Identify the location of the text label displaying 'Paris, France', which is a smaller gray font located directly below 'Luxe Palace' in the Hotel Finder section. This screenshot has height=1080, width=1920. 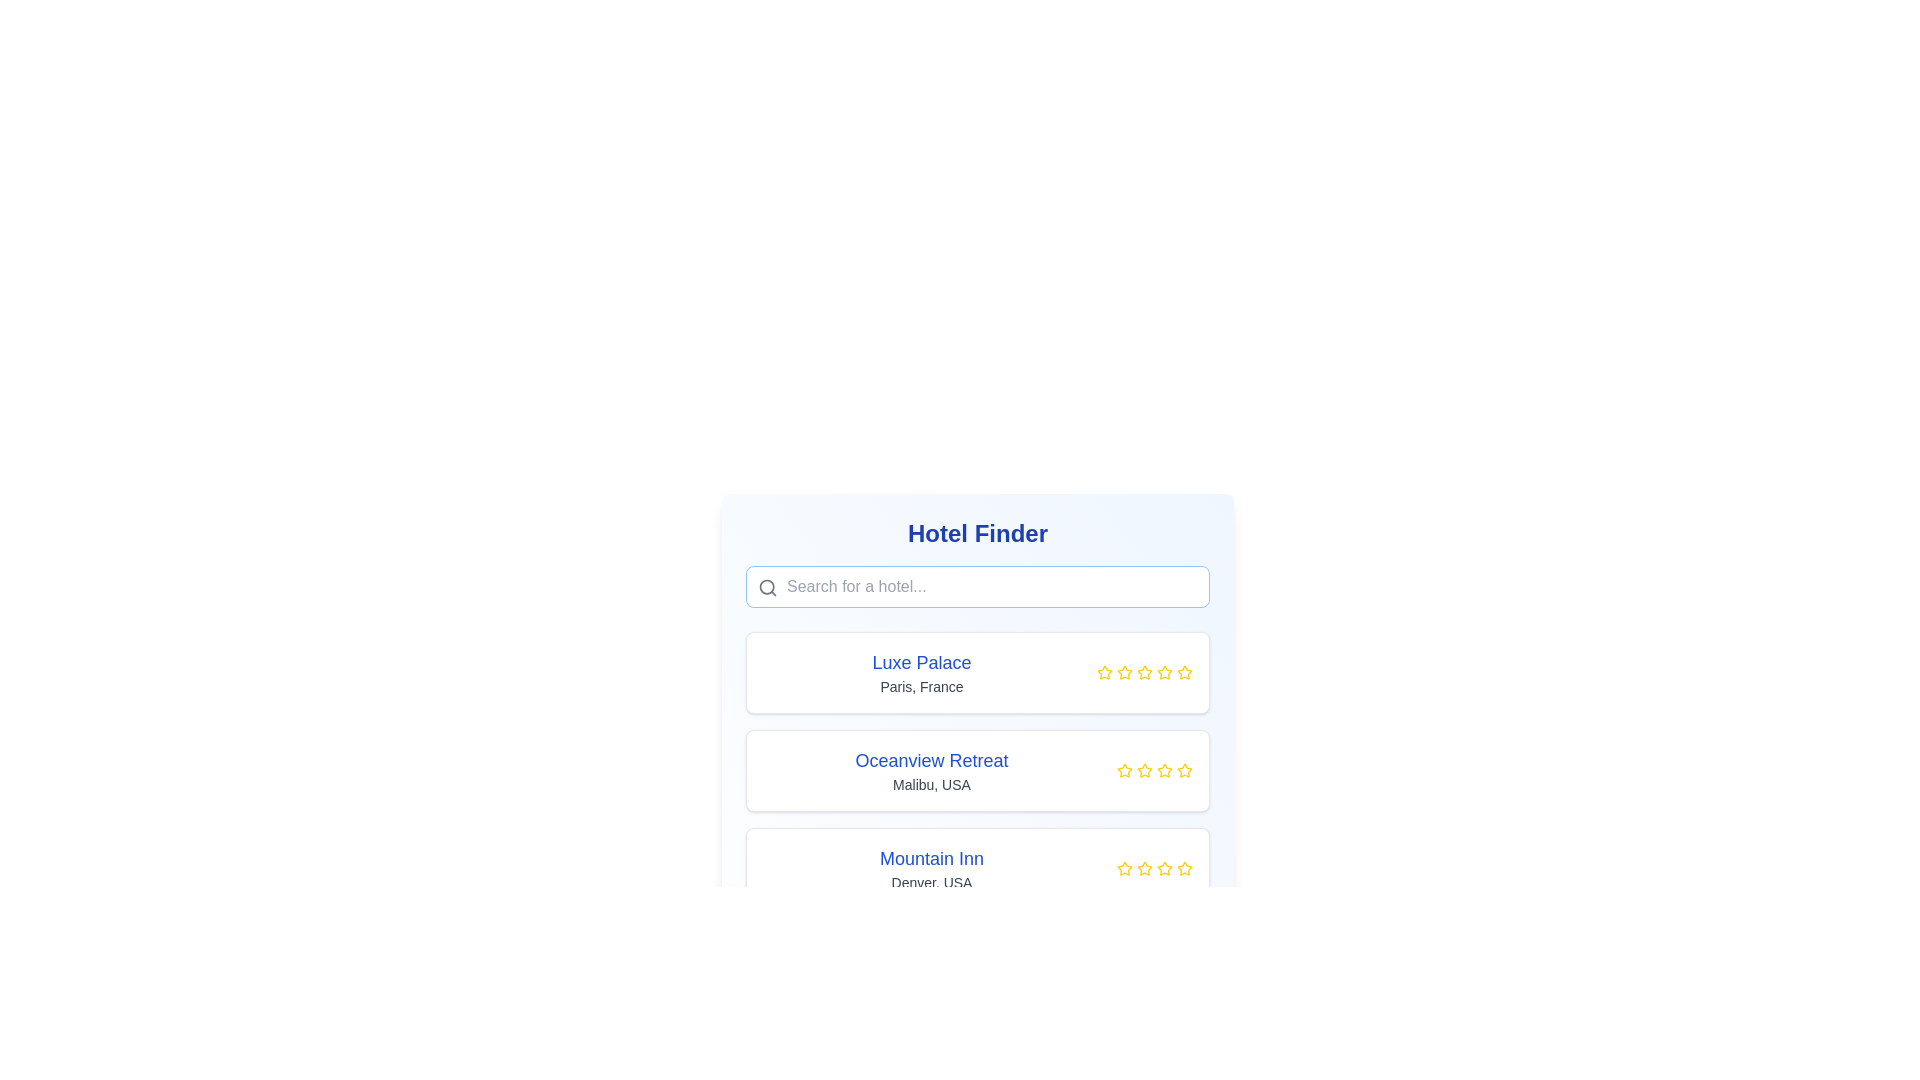
(920, 685).